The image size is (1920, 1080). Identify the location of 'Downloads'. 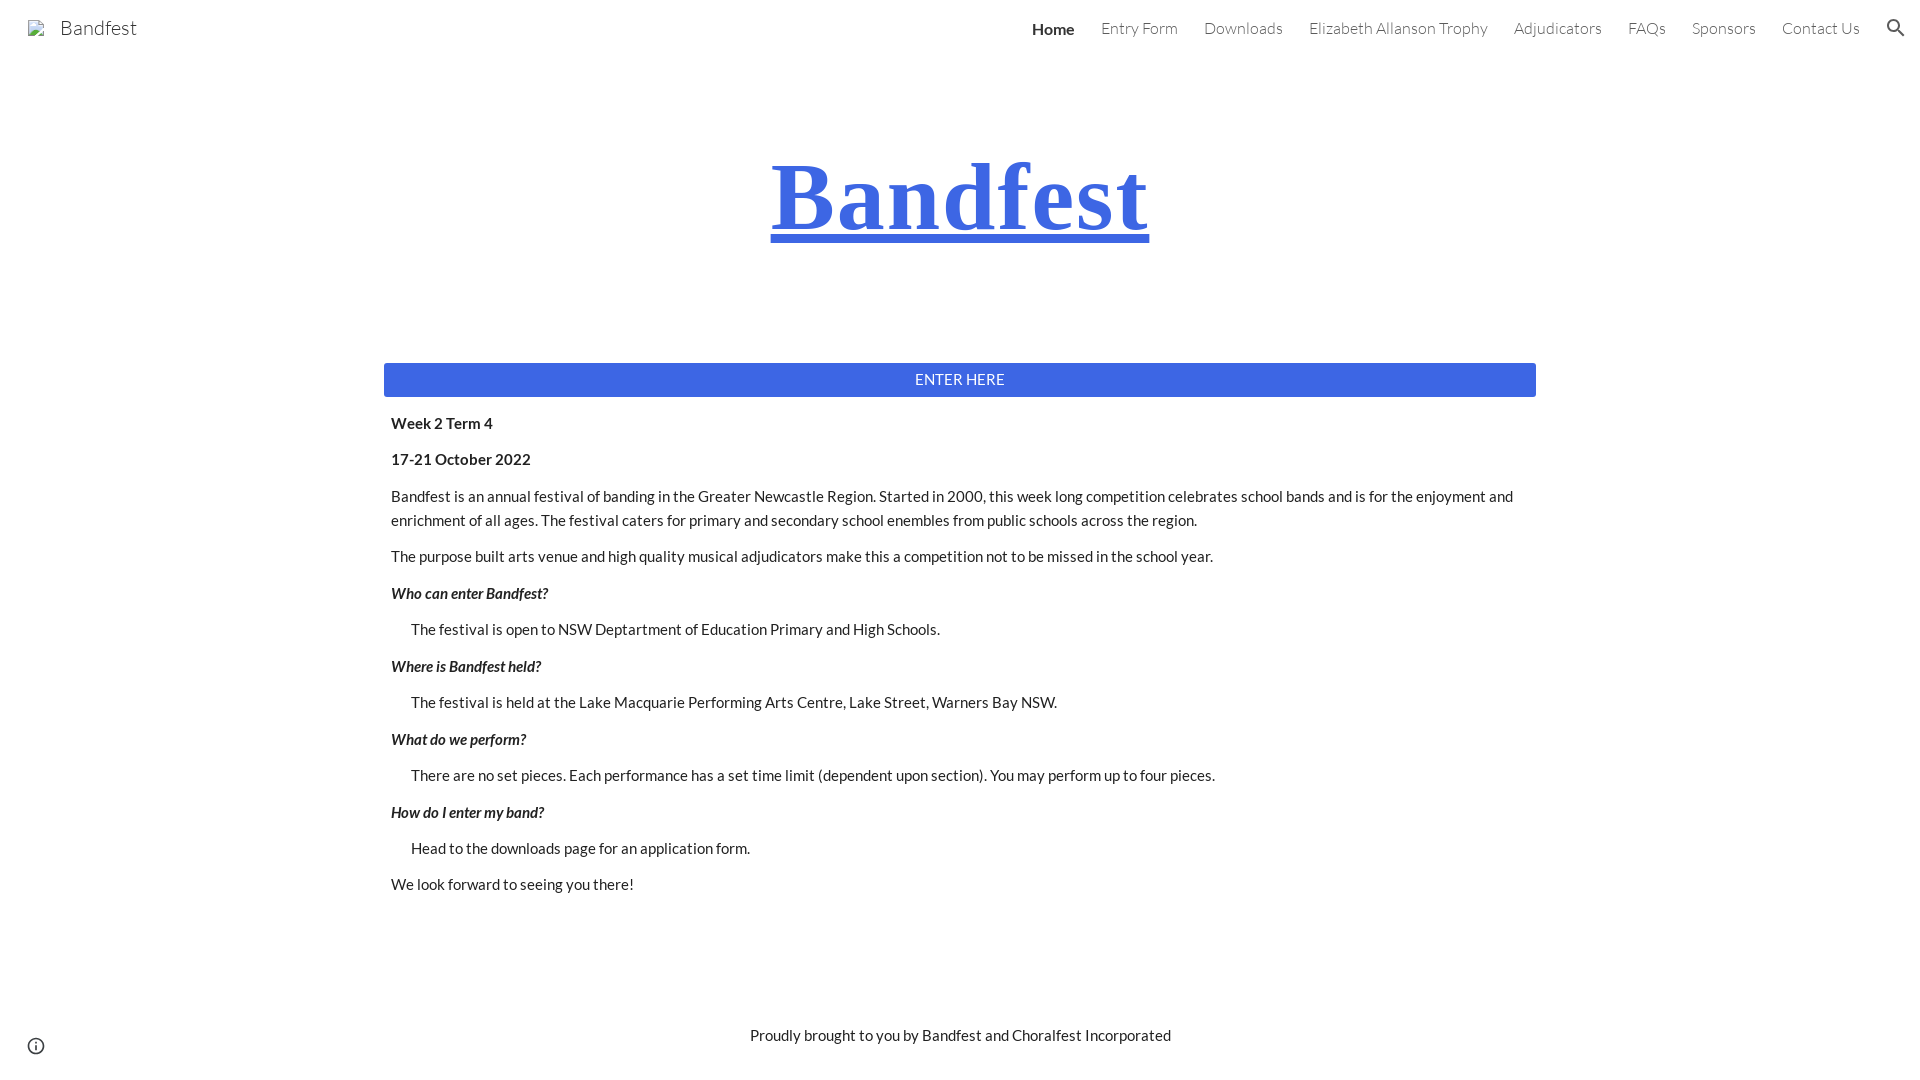
(1242, 27).